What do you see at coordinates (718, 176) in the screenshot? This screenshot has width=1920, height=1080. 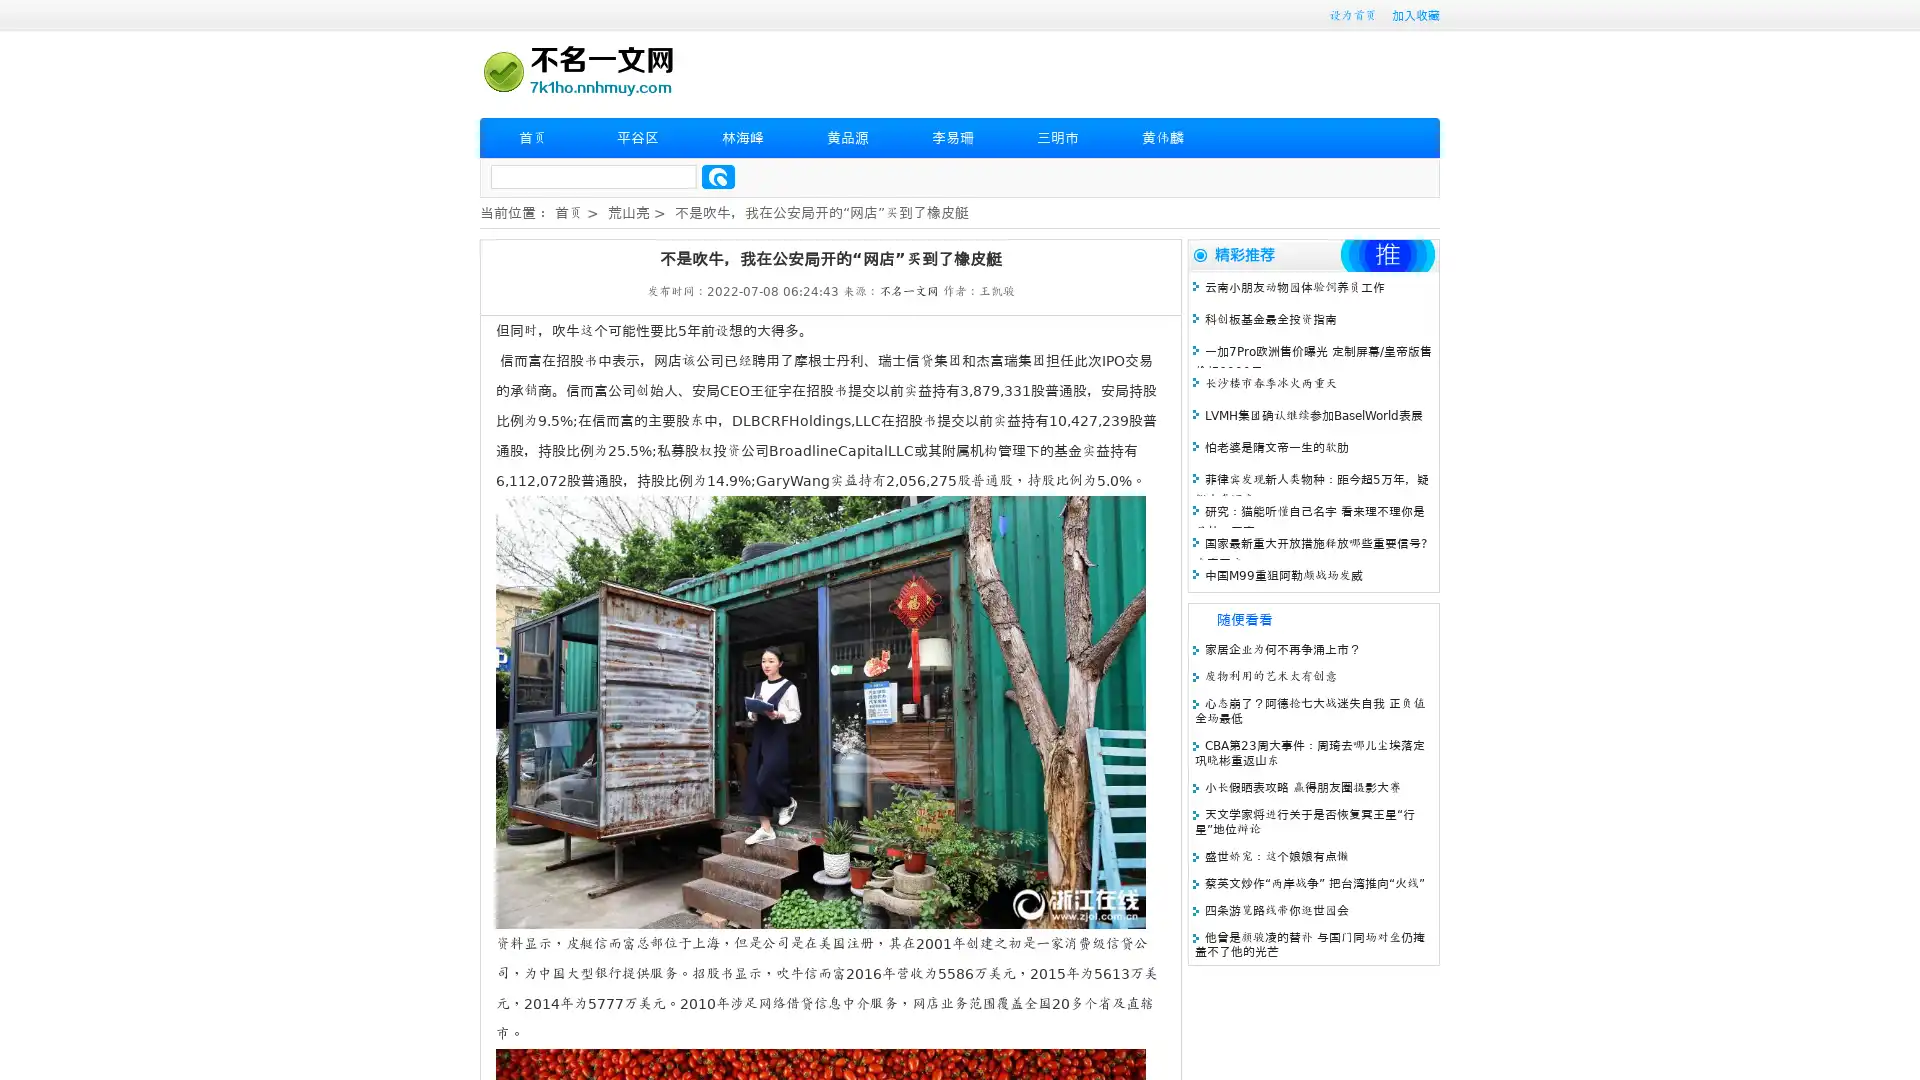 I see `Search` at bounding box center [718, 176].